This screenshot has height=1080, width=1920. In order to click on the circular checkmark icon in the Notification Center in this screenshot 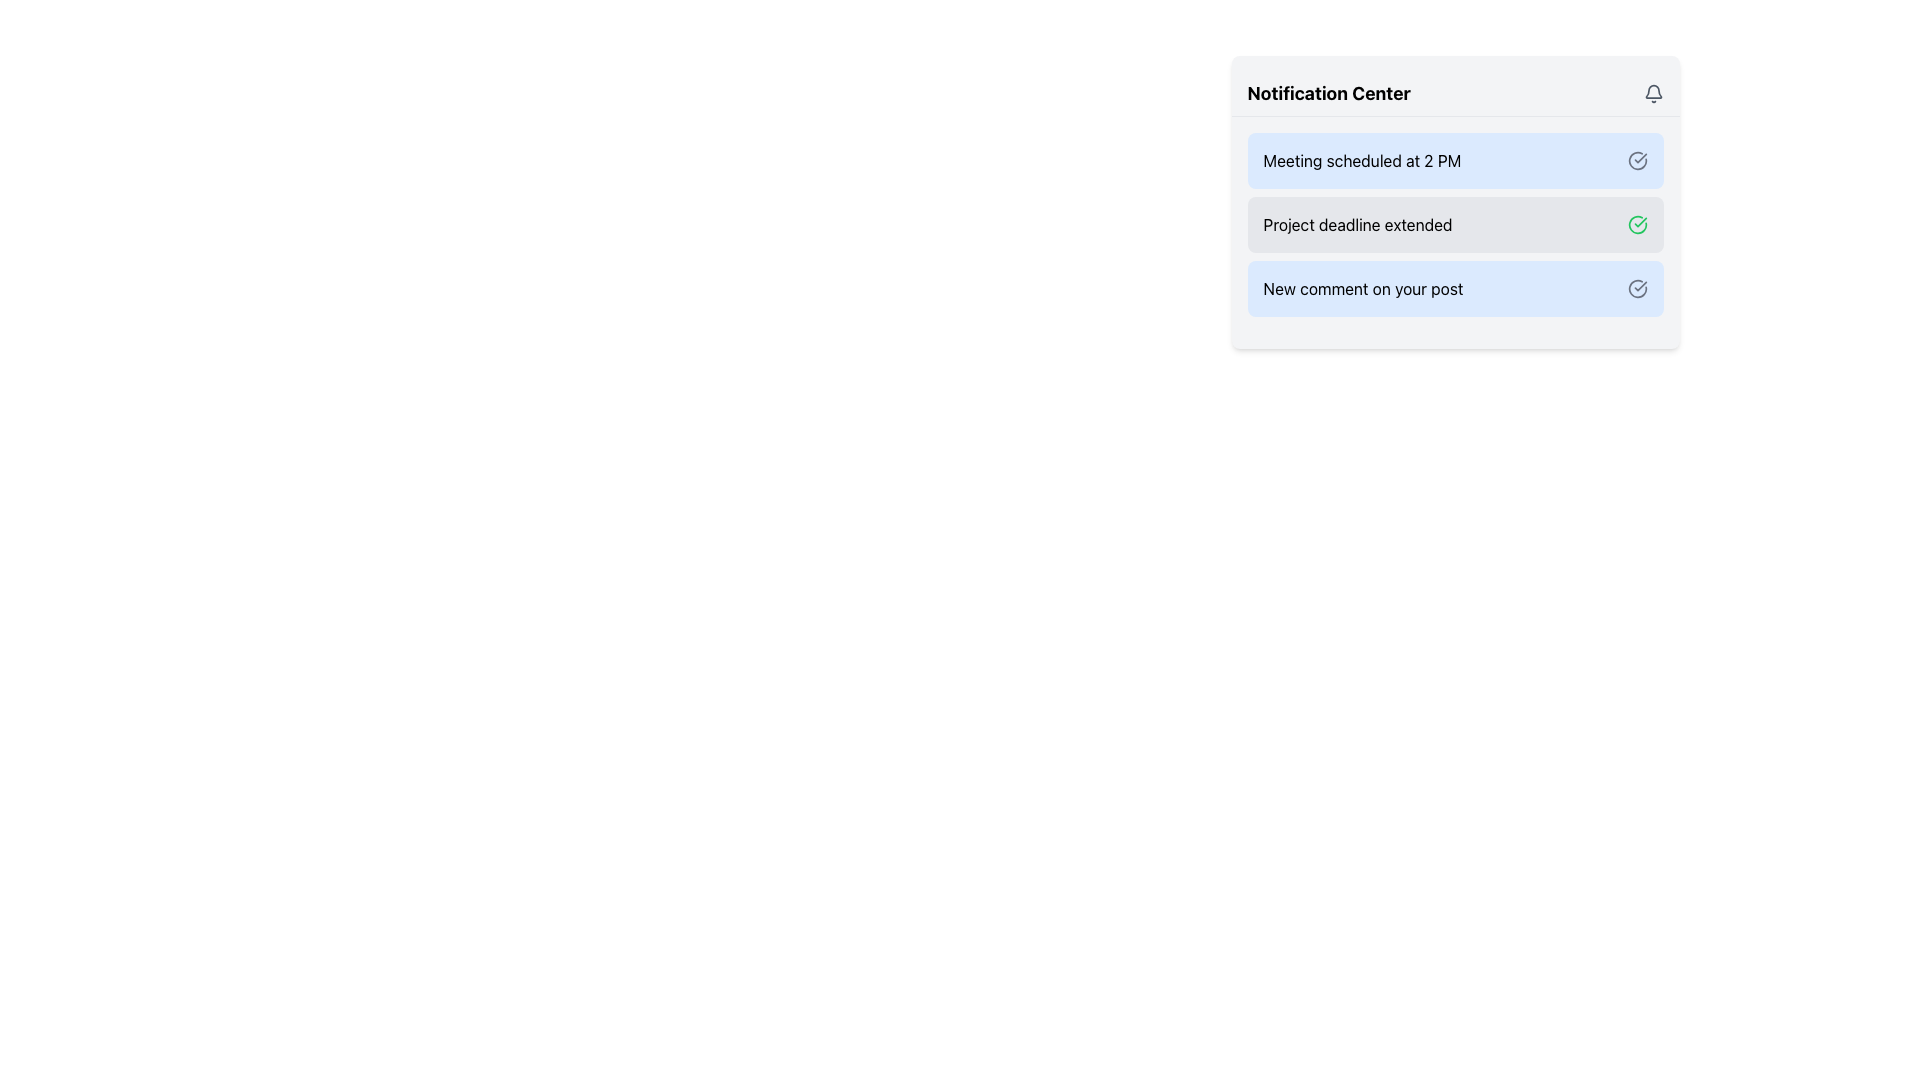, I will do `click(1637, 160)`.